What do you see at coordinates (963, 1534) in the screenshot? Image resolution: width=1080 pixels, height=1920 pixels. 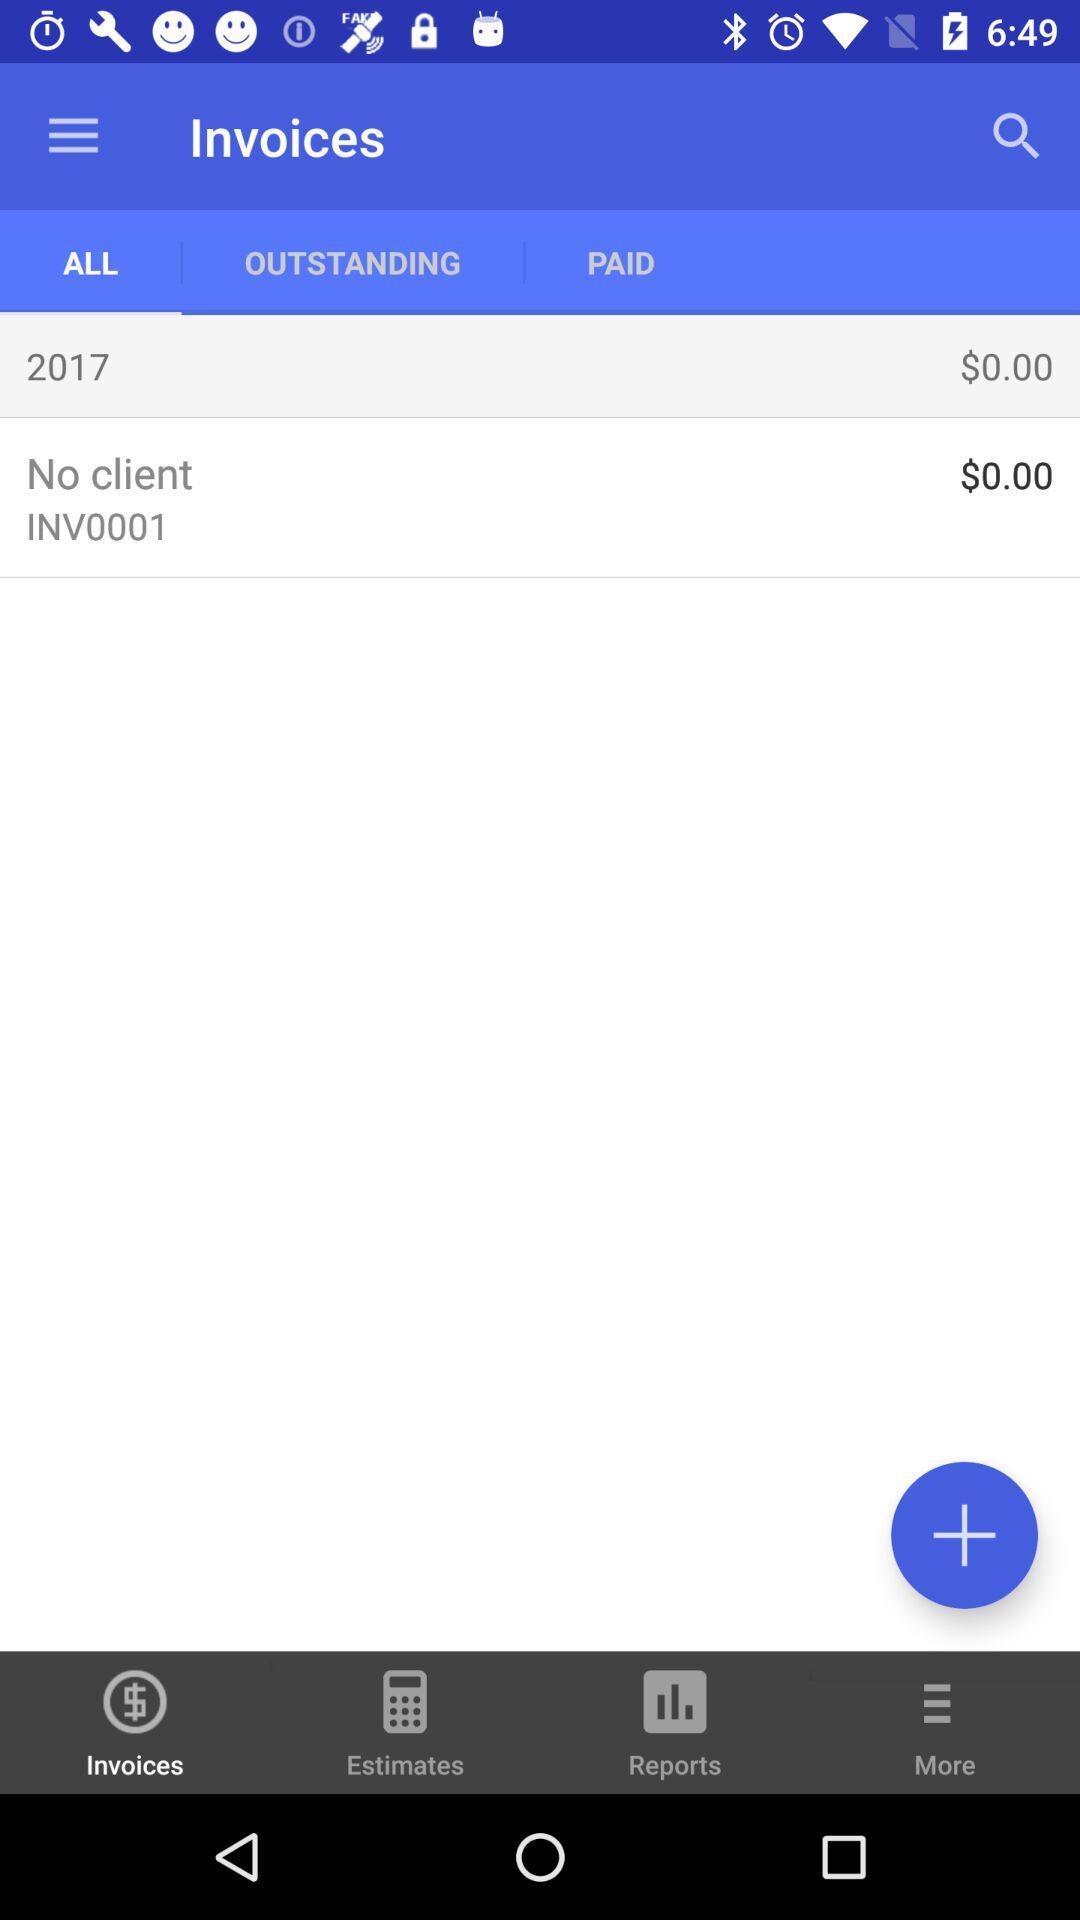 I see `invoice` at bounding box center [963, 1534].